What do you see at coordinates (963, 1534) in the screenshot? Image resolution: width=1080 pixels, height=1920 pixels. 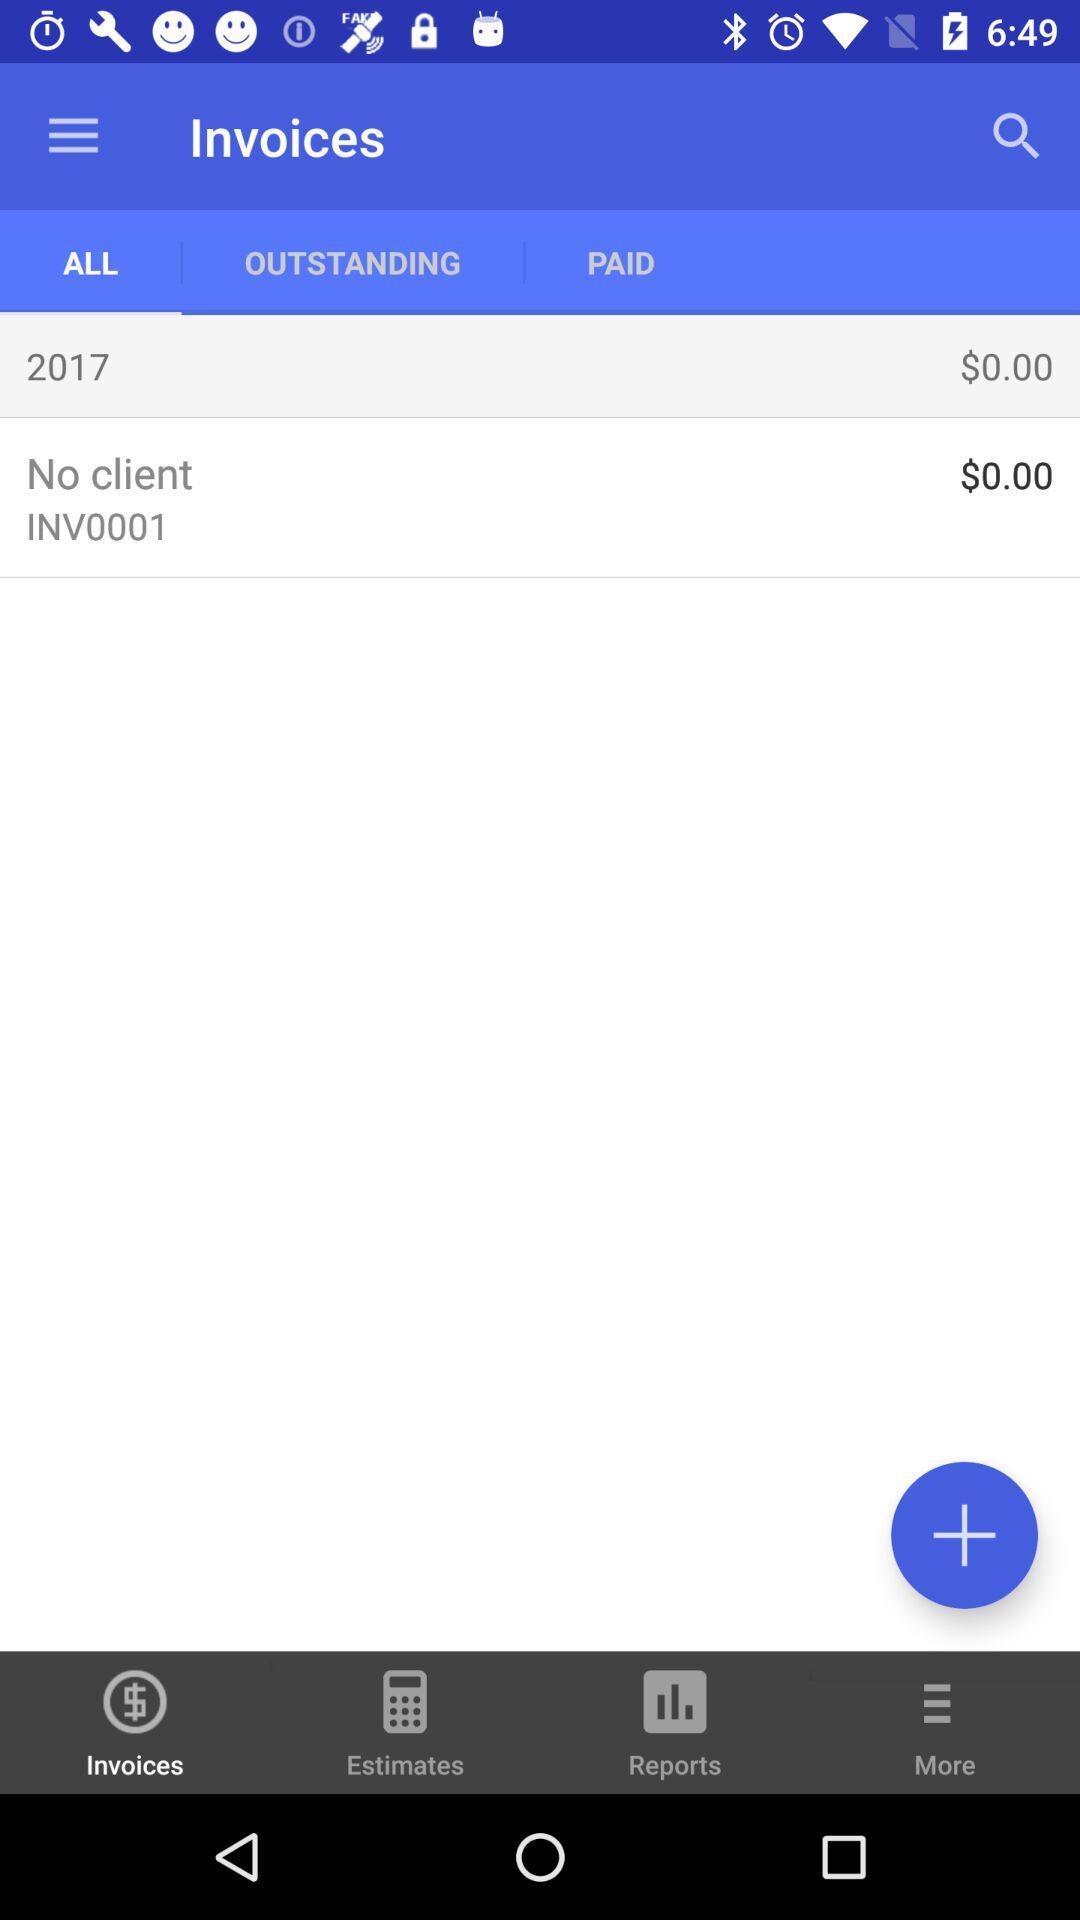 I see `invoice` at bounding box center [963, 1534].